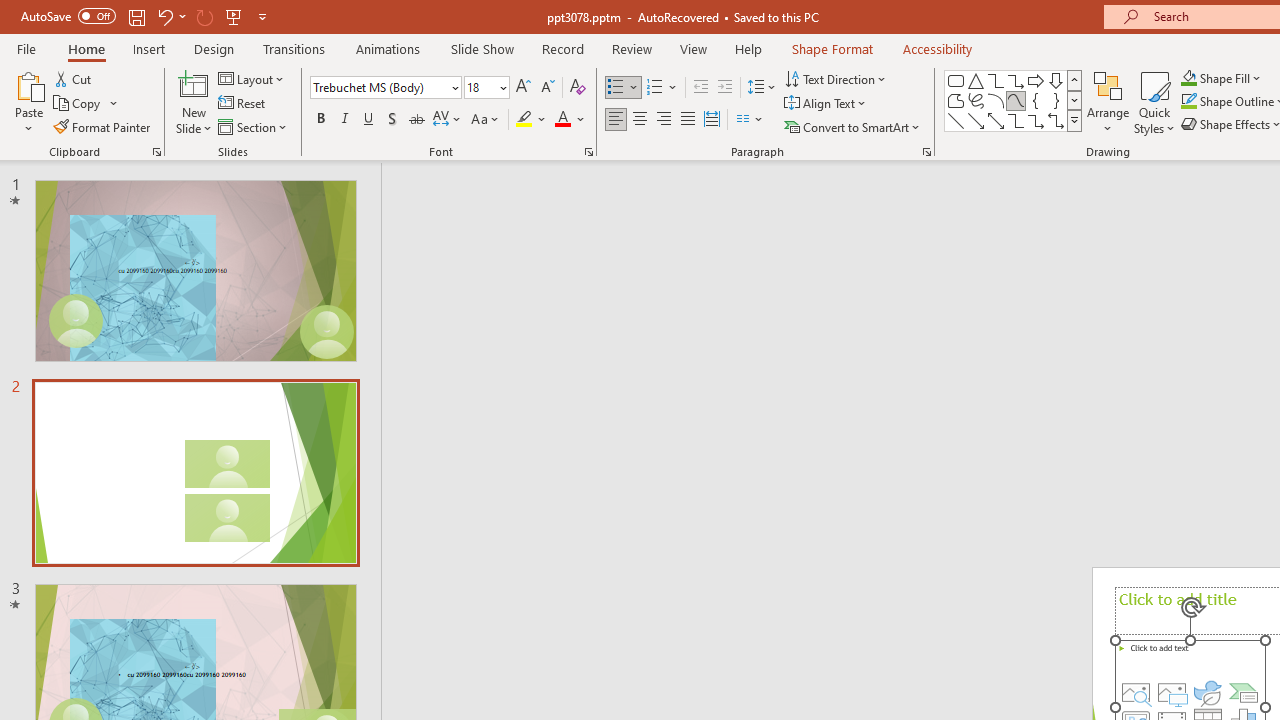  Describe the element at coordinates (1055, 120) in the screenshot. I see `'Connector: Elbow Double-Arrow'` at that location.